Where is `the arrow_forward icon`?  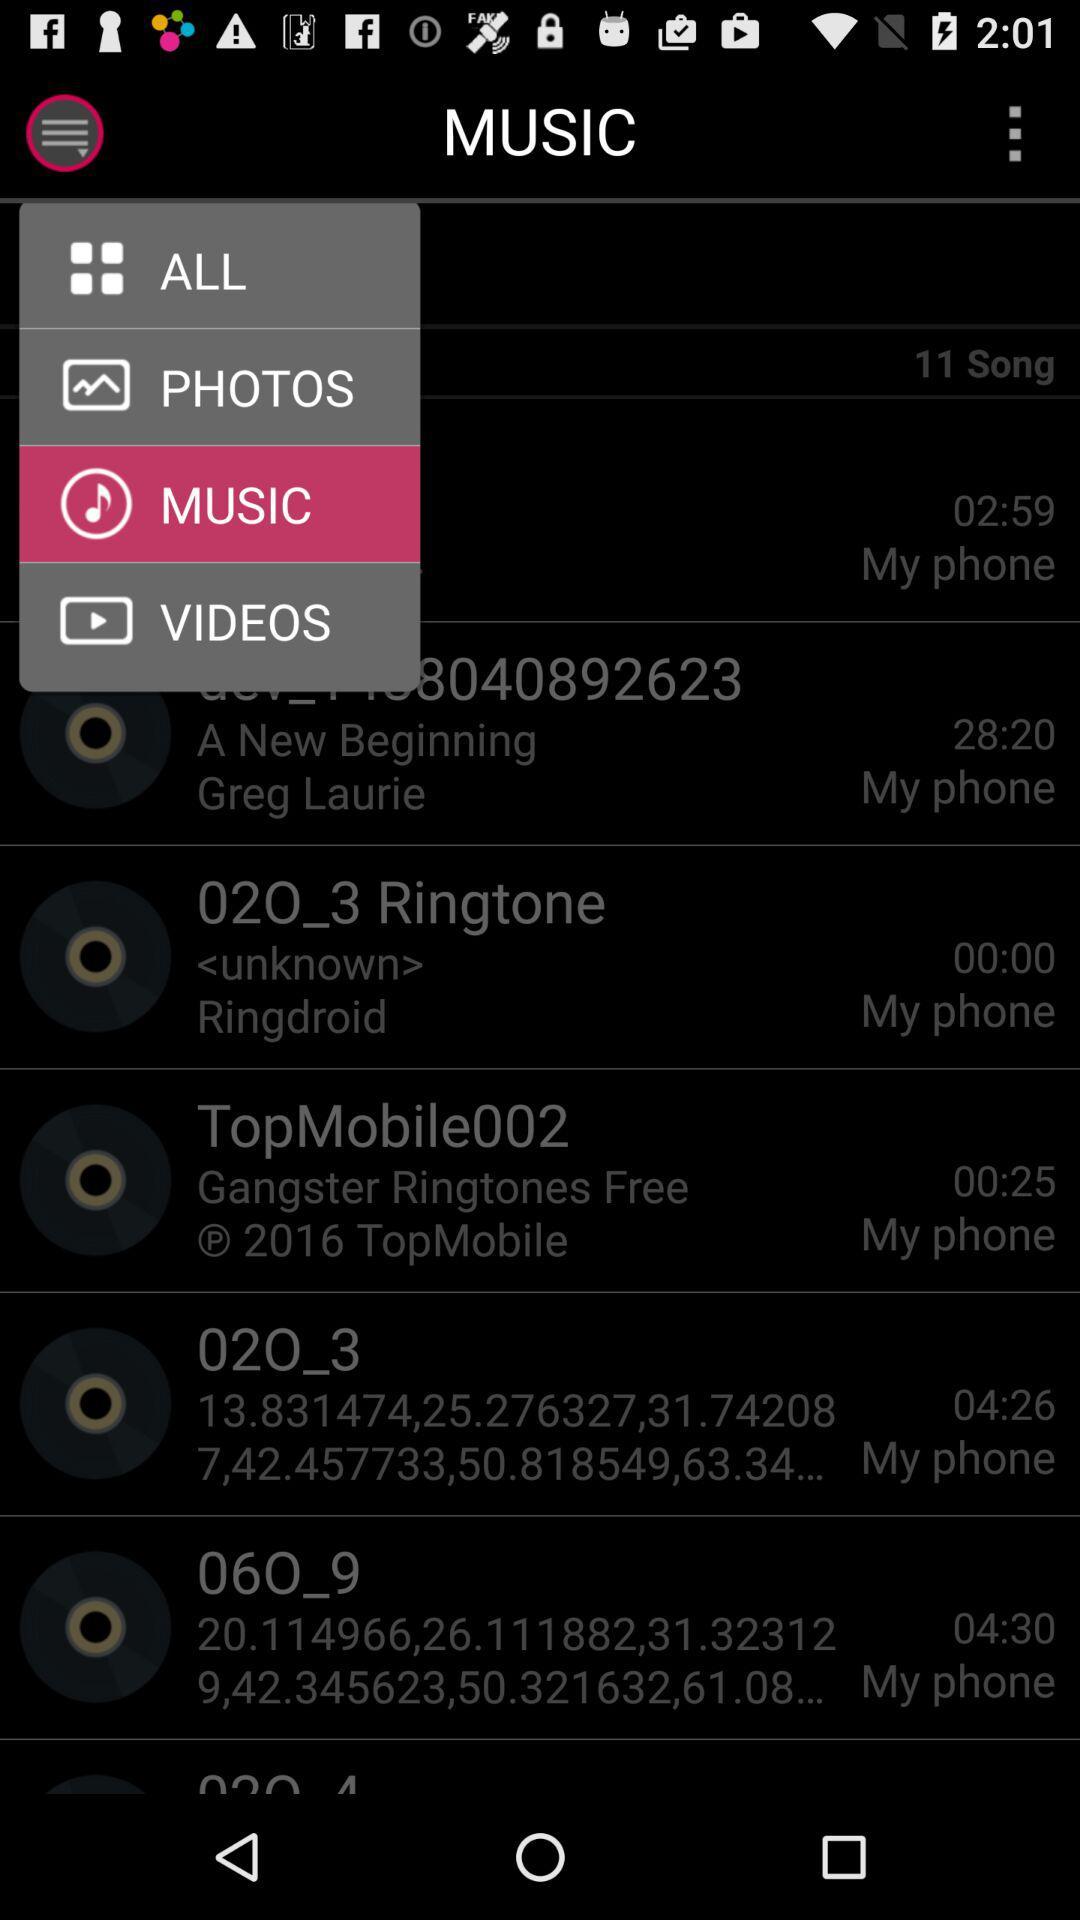 the arrow_forward icon is located at coordinates (219, 351).